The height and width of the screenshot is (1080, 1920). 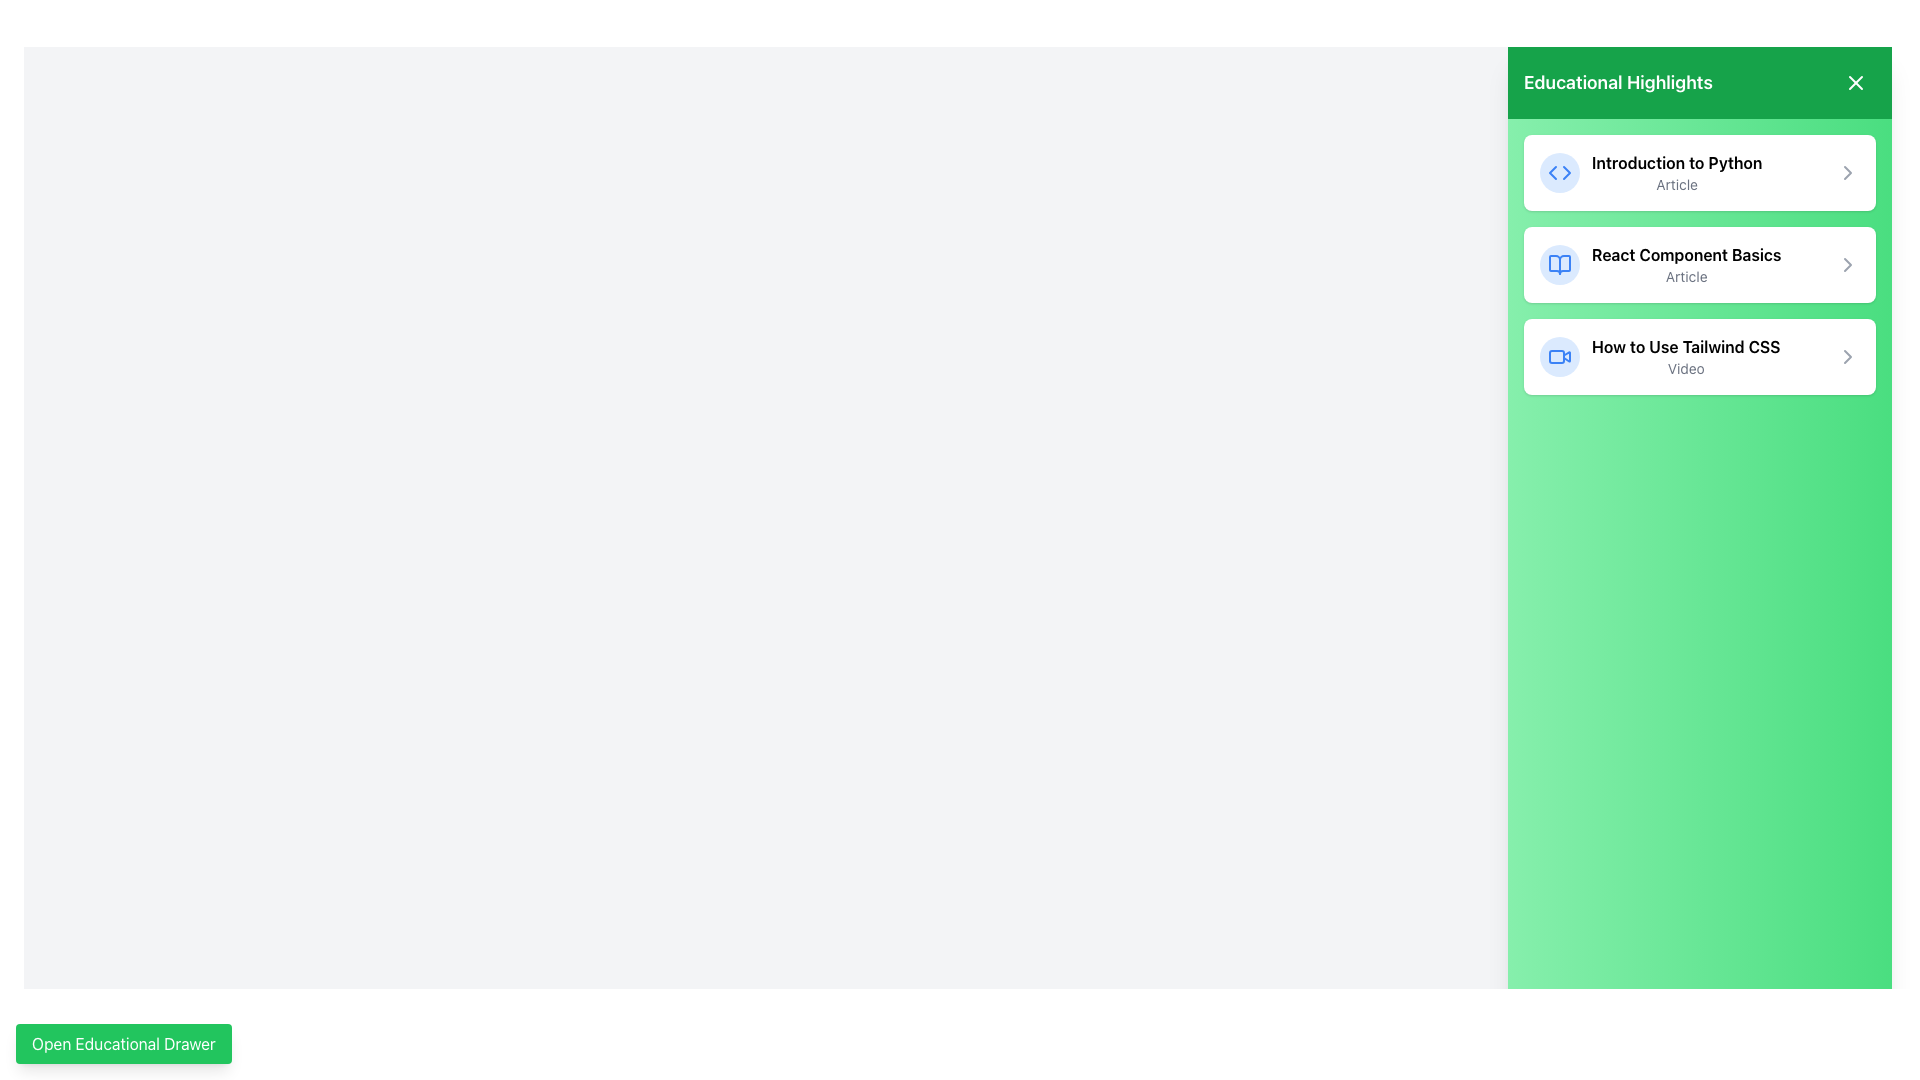 I want to click on the text label indicating the type of resource (a video) for the list item labeled 'How to Use Tailwind CSS', located below the main title and alongside a blue video icon, so click(x=1685, y=369).